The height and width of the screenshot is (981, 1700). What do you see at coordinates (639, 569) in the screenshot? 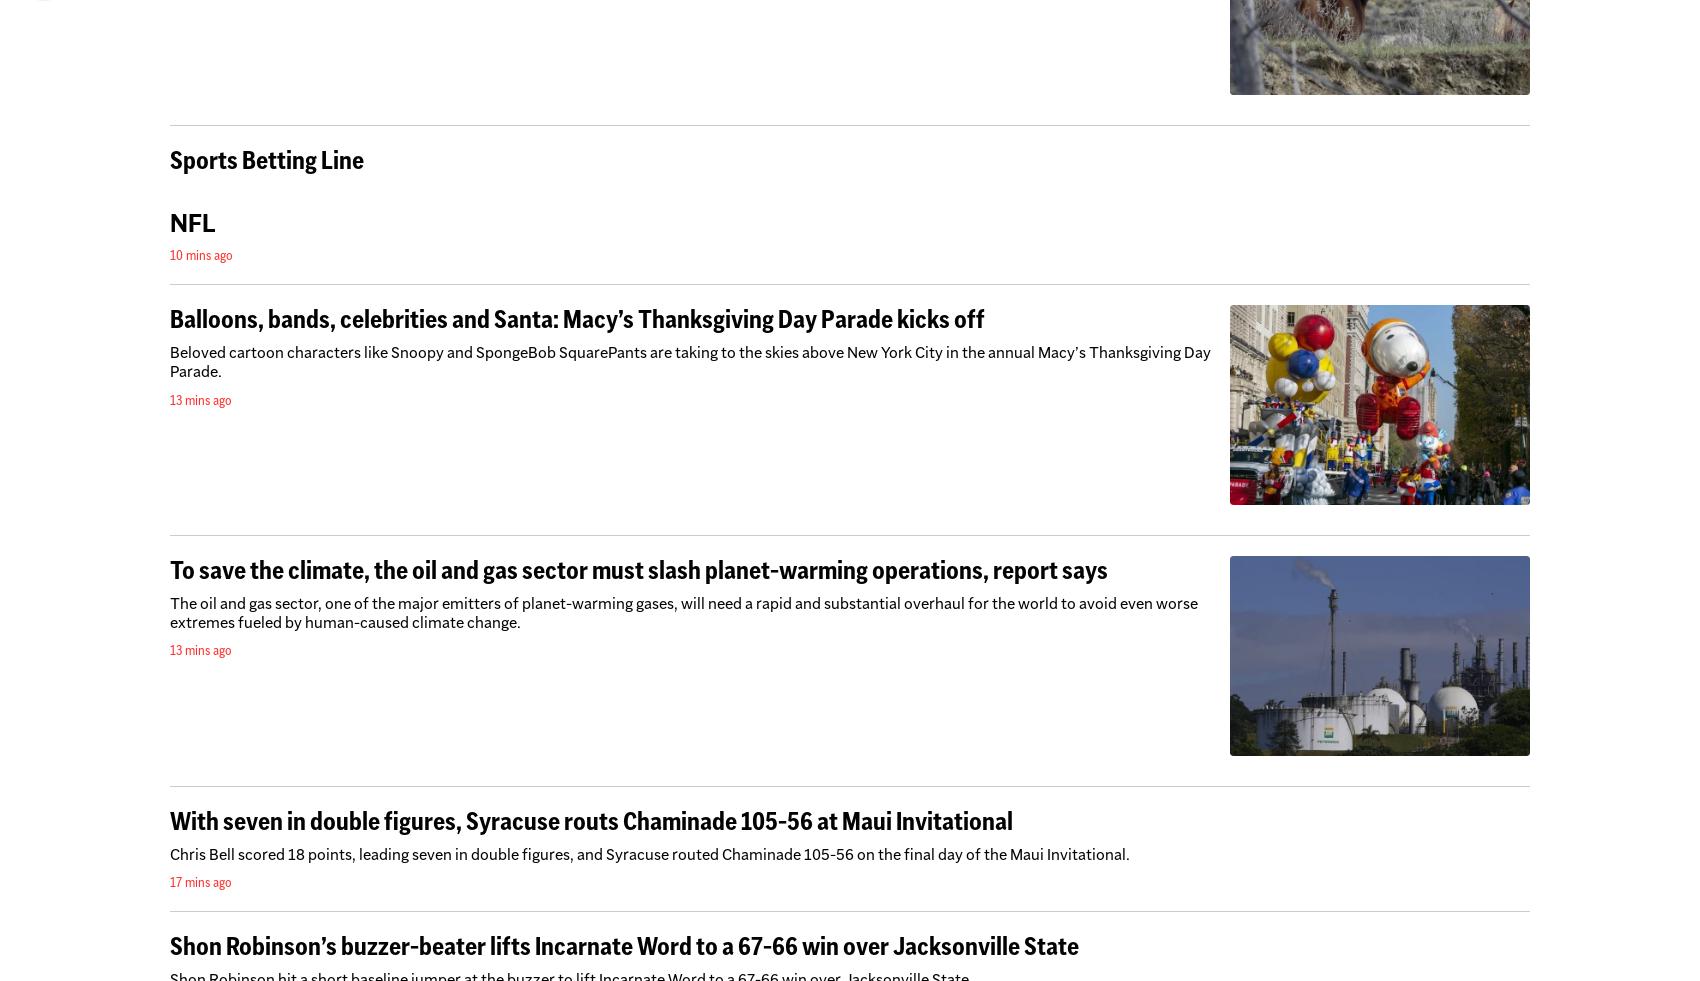
I see `'To save the climate, the oil and gas sector must slash planet-warming operations, report says'` at bounding box center [639, 569].